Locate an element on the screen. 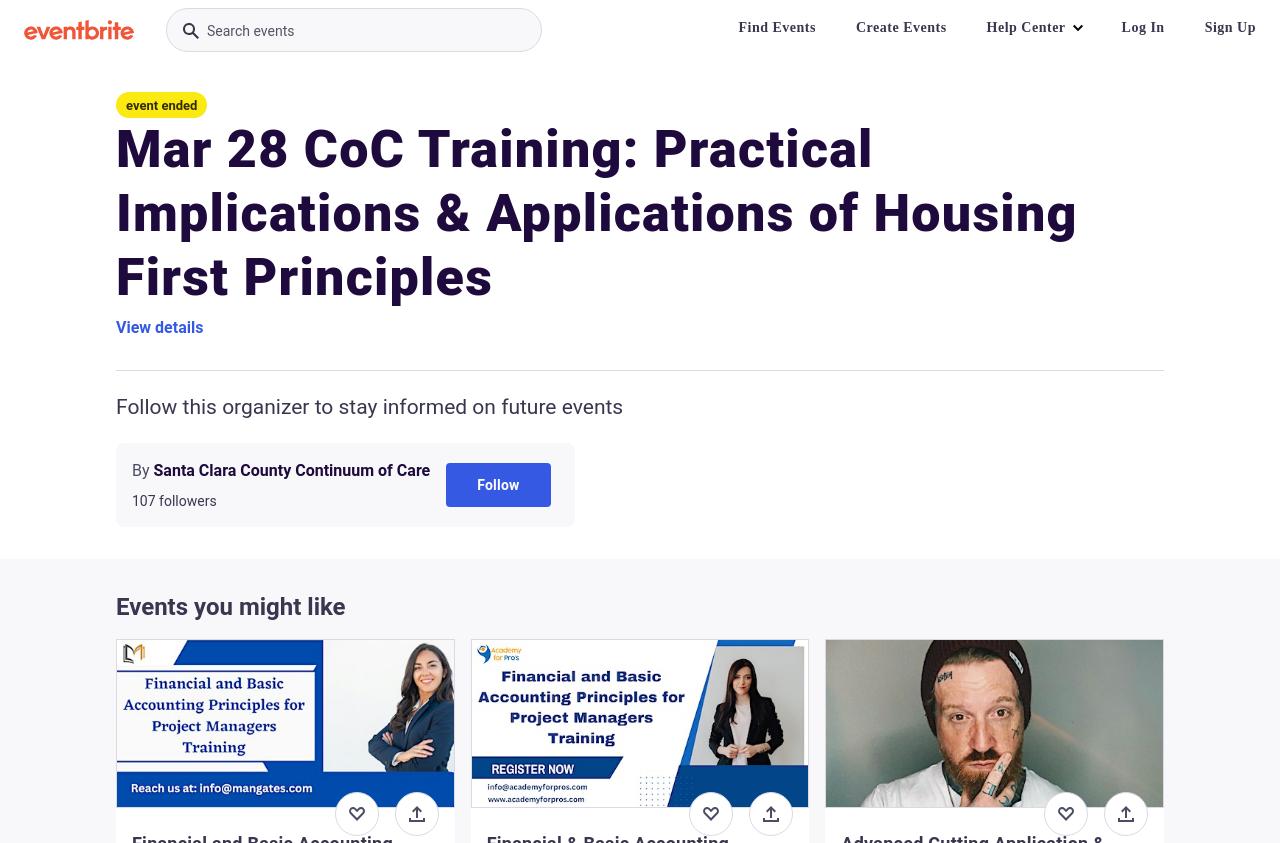 Image resolution: width=1280 pixels, height=843 pixels. 'Search events' is located at coordinates (249, 30).